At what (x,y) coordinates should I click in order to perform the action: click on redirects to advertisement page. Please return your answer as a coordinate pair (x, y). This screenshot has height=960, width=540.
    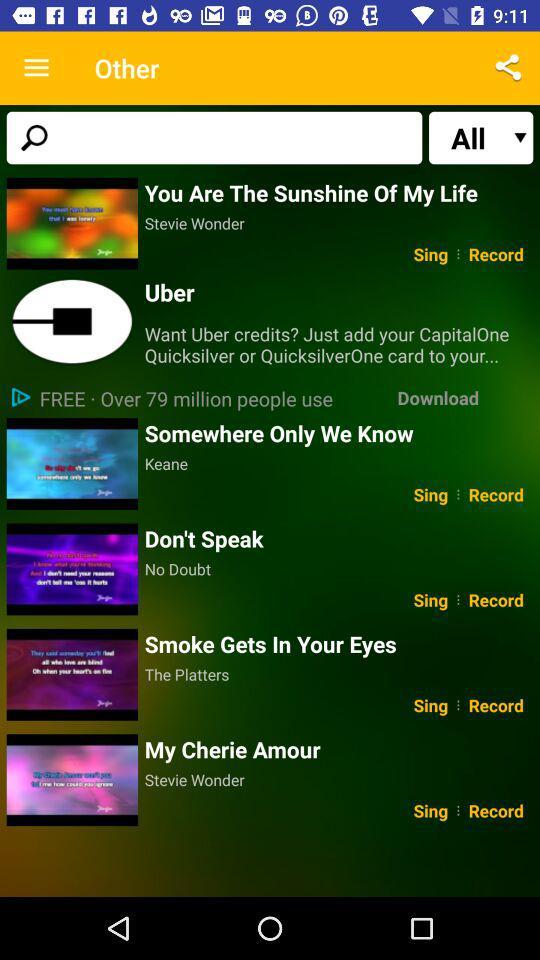
    Looking at the image, I should click on (71, 322).